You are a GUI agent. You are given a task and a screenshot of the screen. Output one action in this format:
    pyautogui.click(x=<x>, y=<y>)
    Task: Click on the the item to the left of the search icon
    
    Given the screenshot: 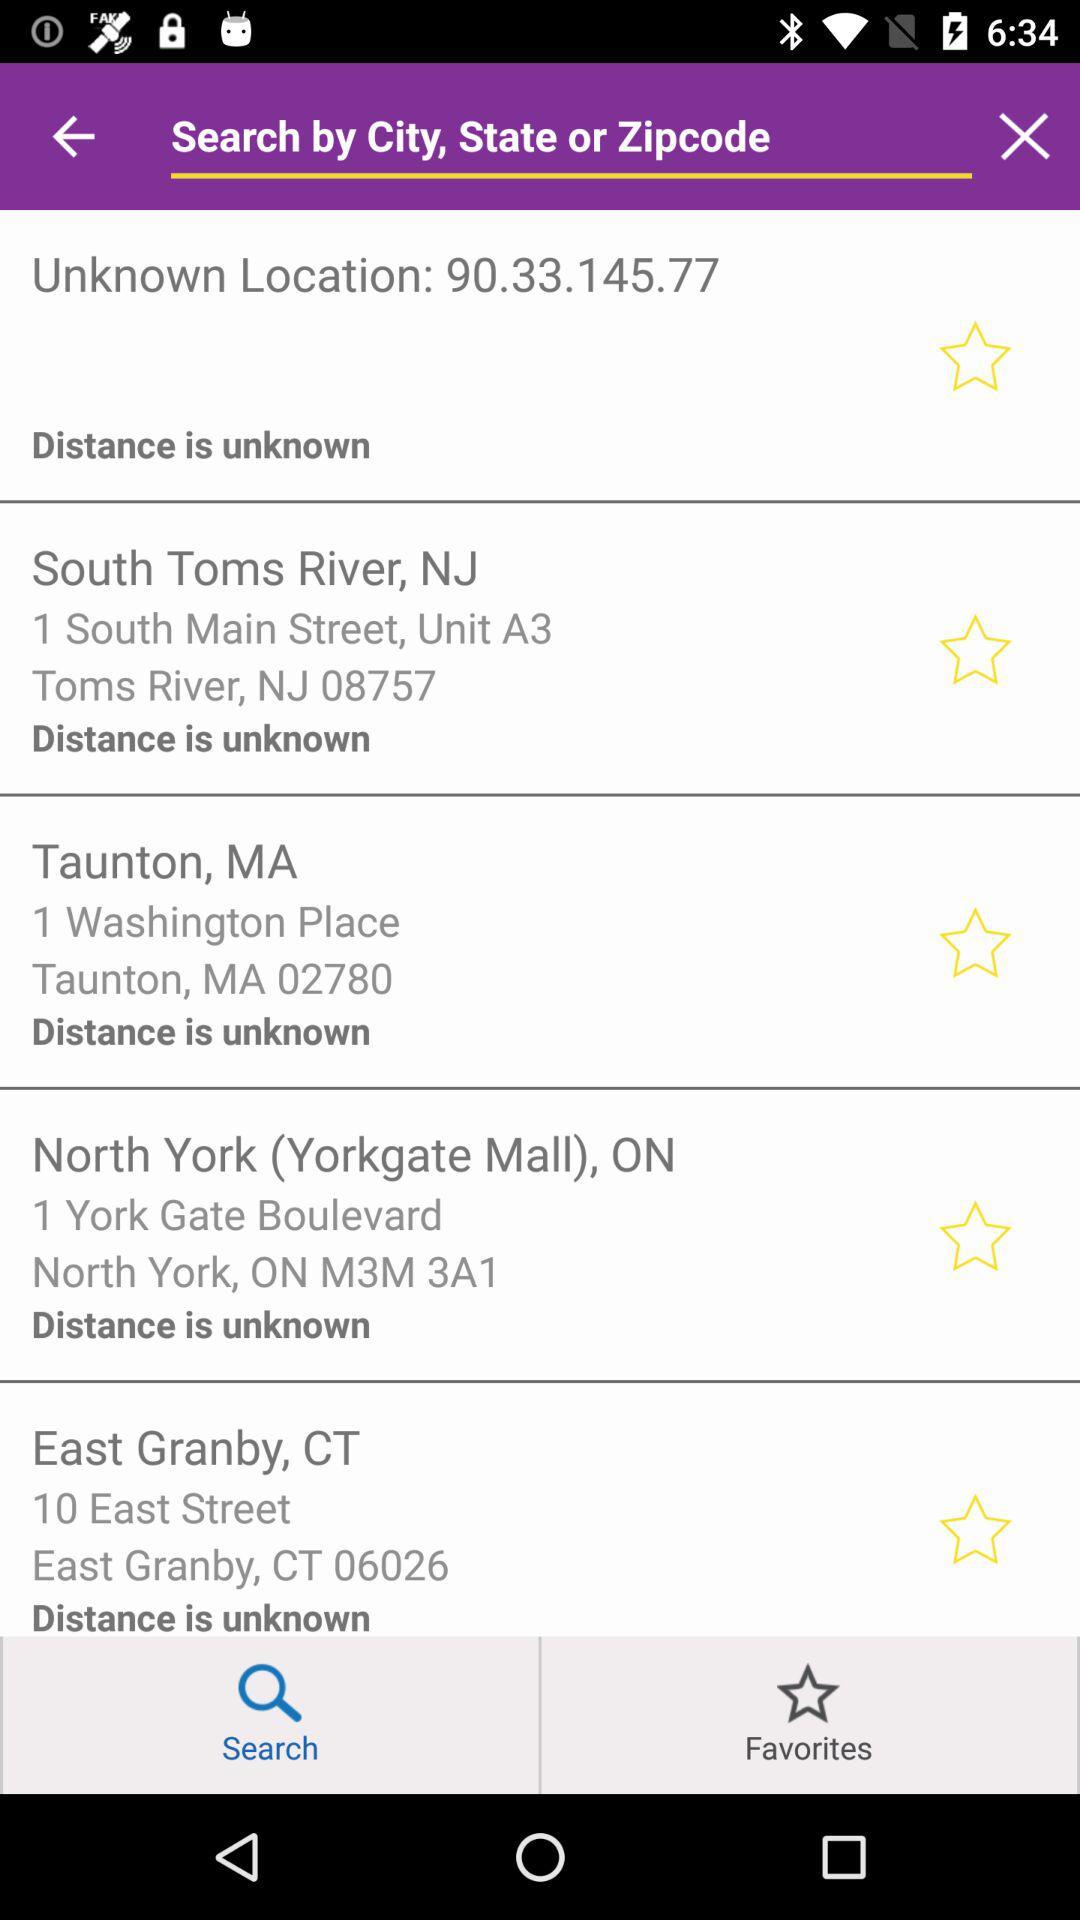 What is the action you would take?
    pyautogui.click(x=1, y=1714)
    